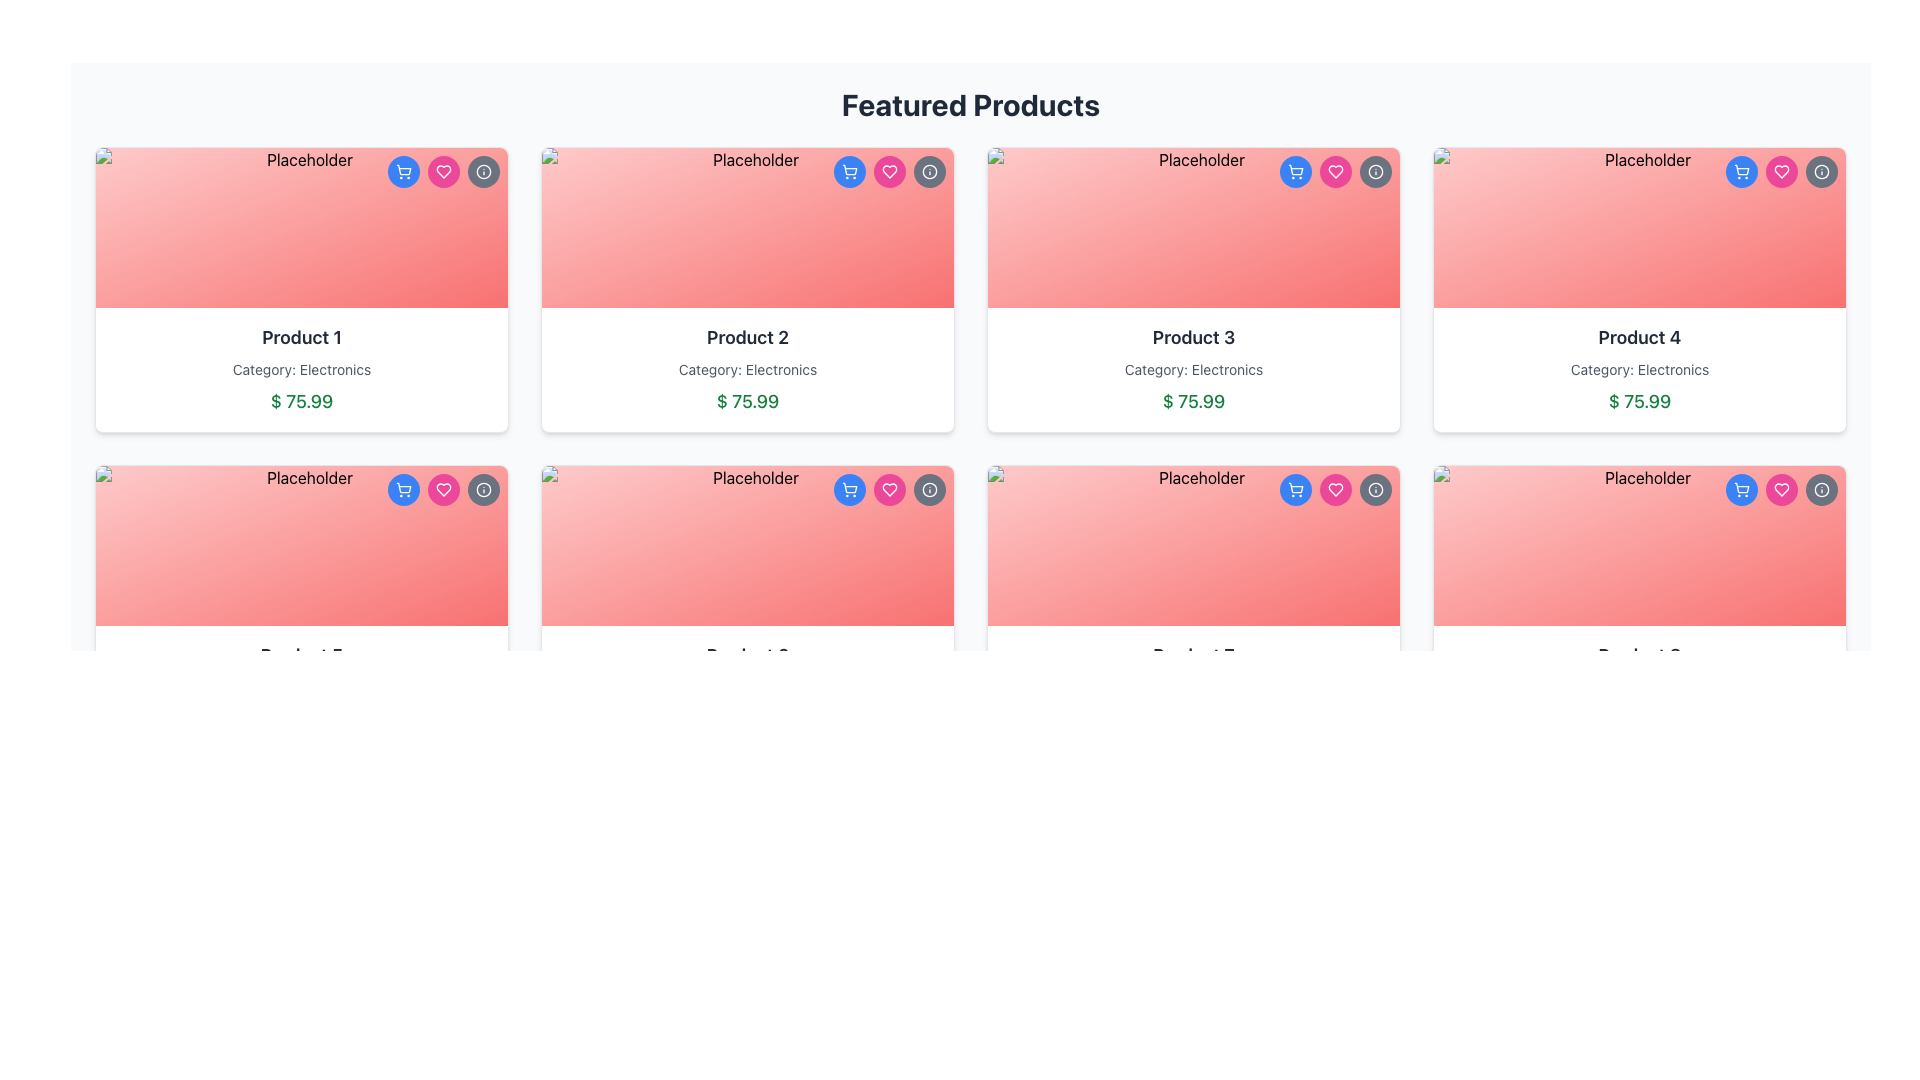 This screenshot has height=1080, width=1920. I want to click on the Text Label displaying 'Category: Electronics' located within the 'Product 2' card in the second column of the top row, positioned between the product name and the price, so click(747, 370).